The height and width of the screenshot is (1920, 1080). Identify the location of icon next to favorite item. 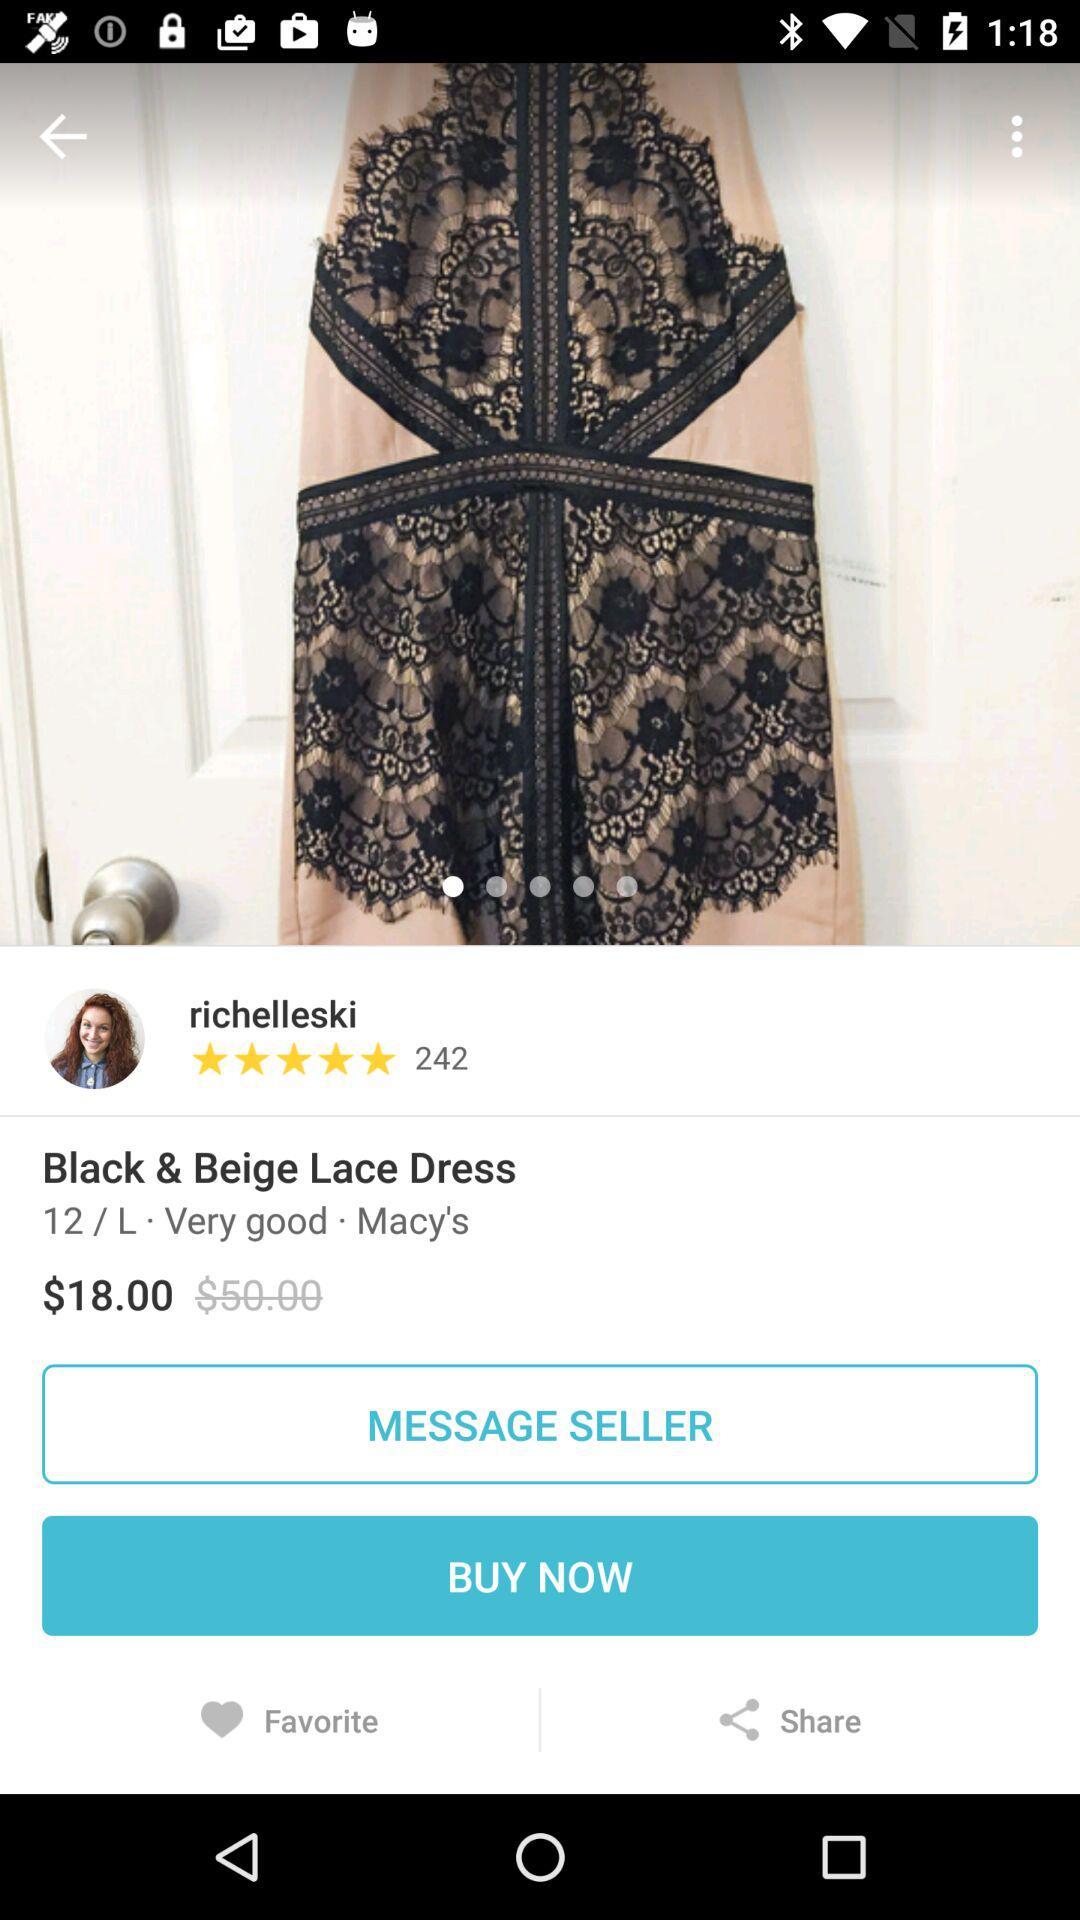
(788, 1719).